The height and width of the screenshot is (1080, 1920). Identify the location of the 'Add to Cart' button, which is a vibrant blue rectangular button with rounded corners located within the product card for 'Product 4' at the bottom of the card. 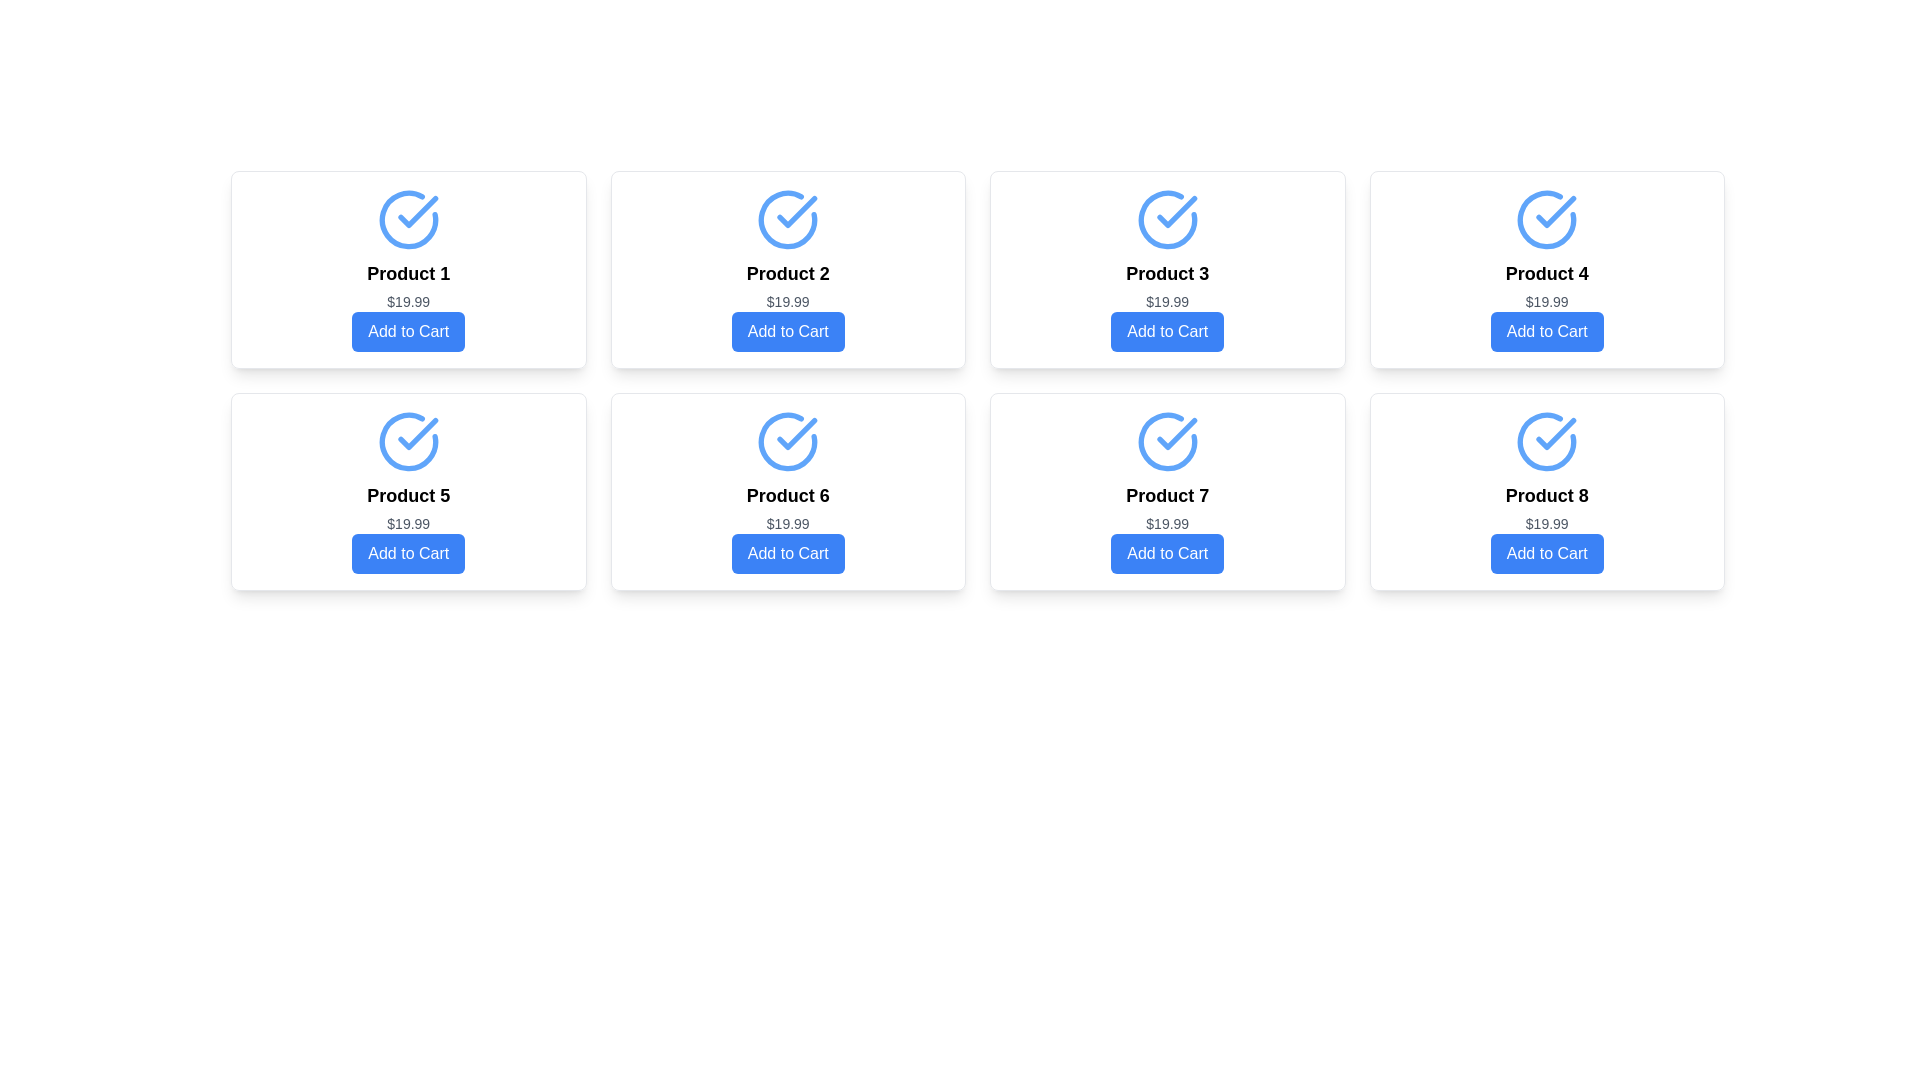
(1546, 330).